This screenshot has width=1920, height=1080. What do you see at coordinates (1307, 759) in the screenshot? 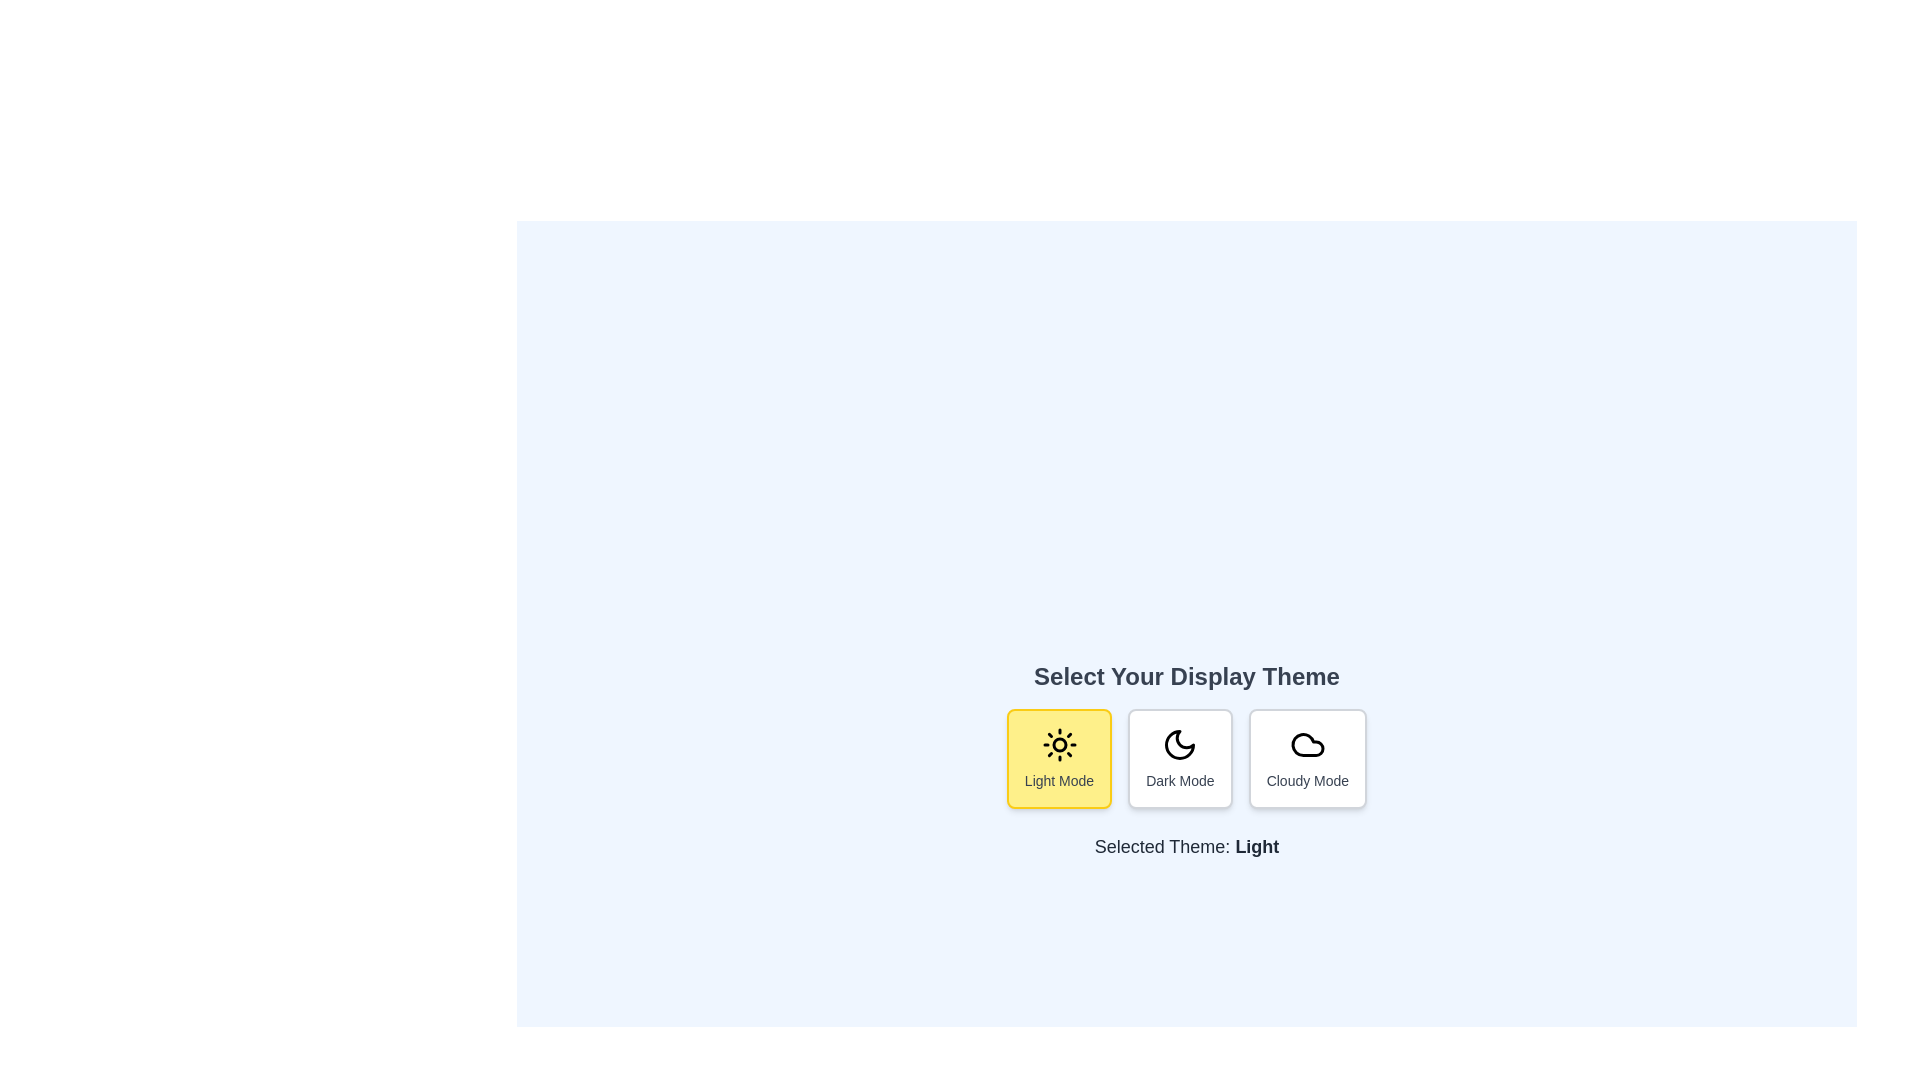
I see `the button corresponding to Cloudy Mode mode` at bounding box center [1307, 759].